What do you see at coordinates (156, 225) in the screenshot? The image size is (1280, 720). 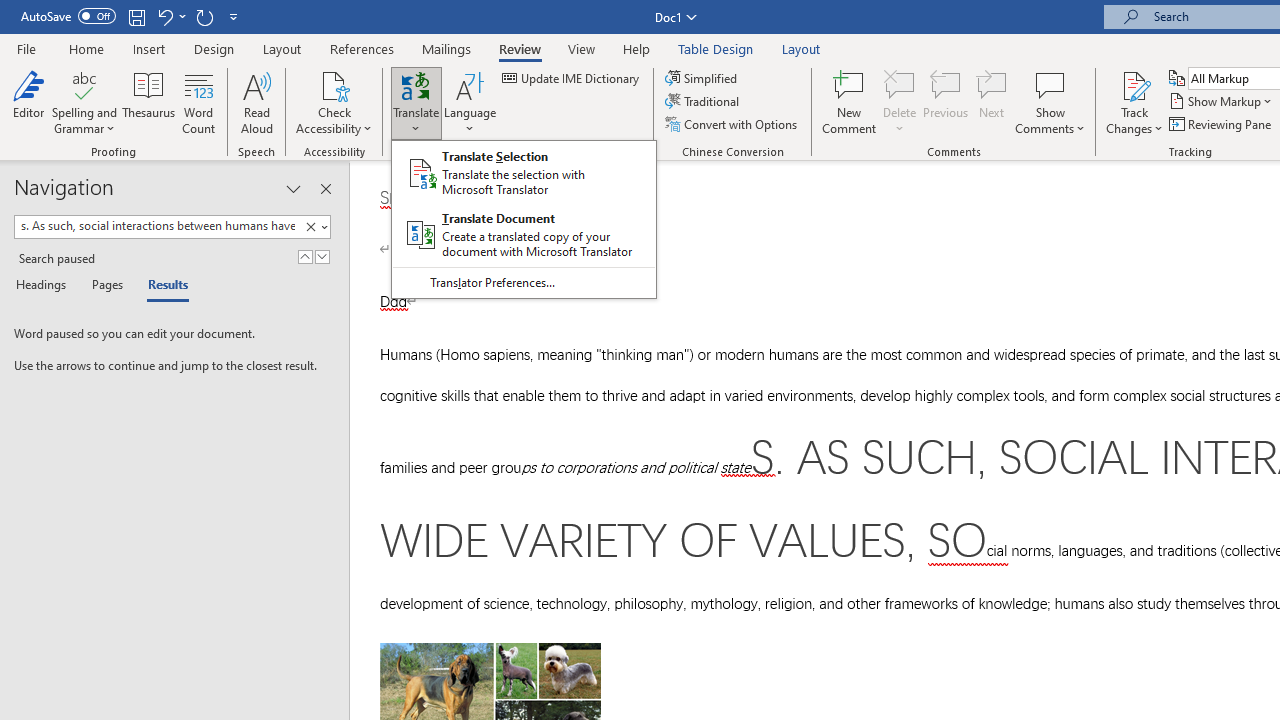 I see `'Search document'` at bounding box center [156, 225].